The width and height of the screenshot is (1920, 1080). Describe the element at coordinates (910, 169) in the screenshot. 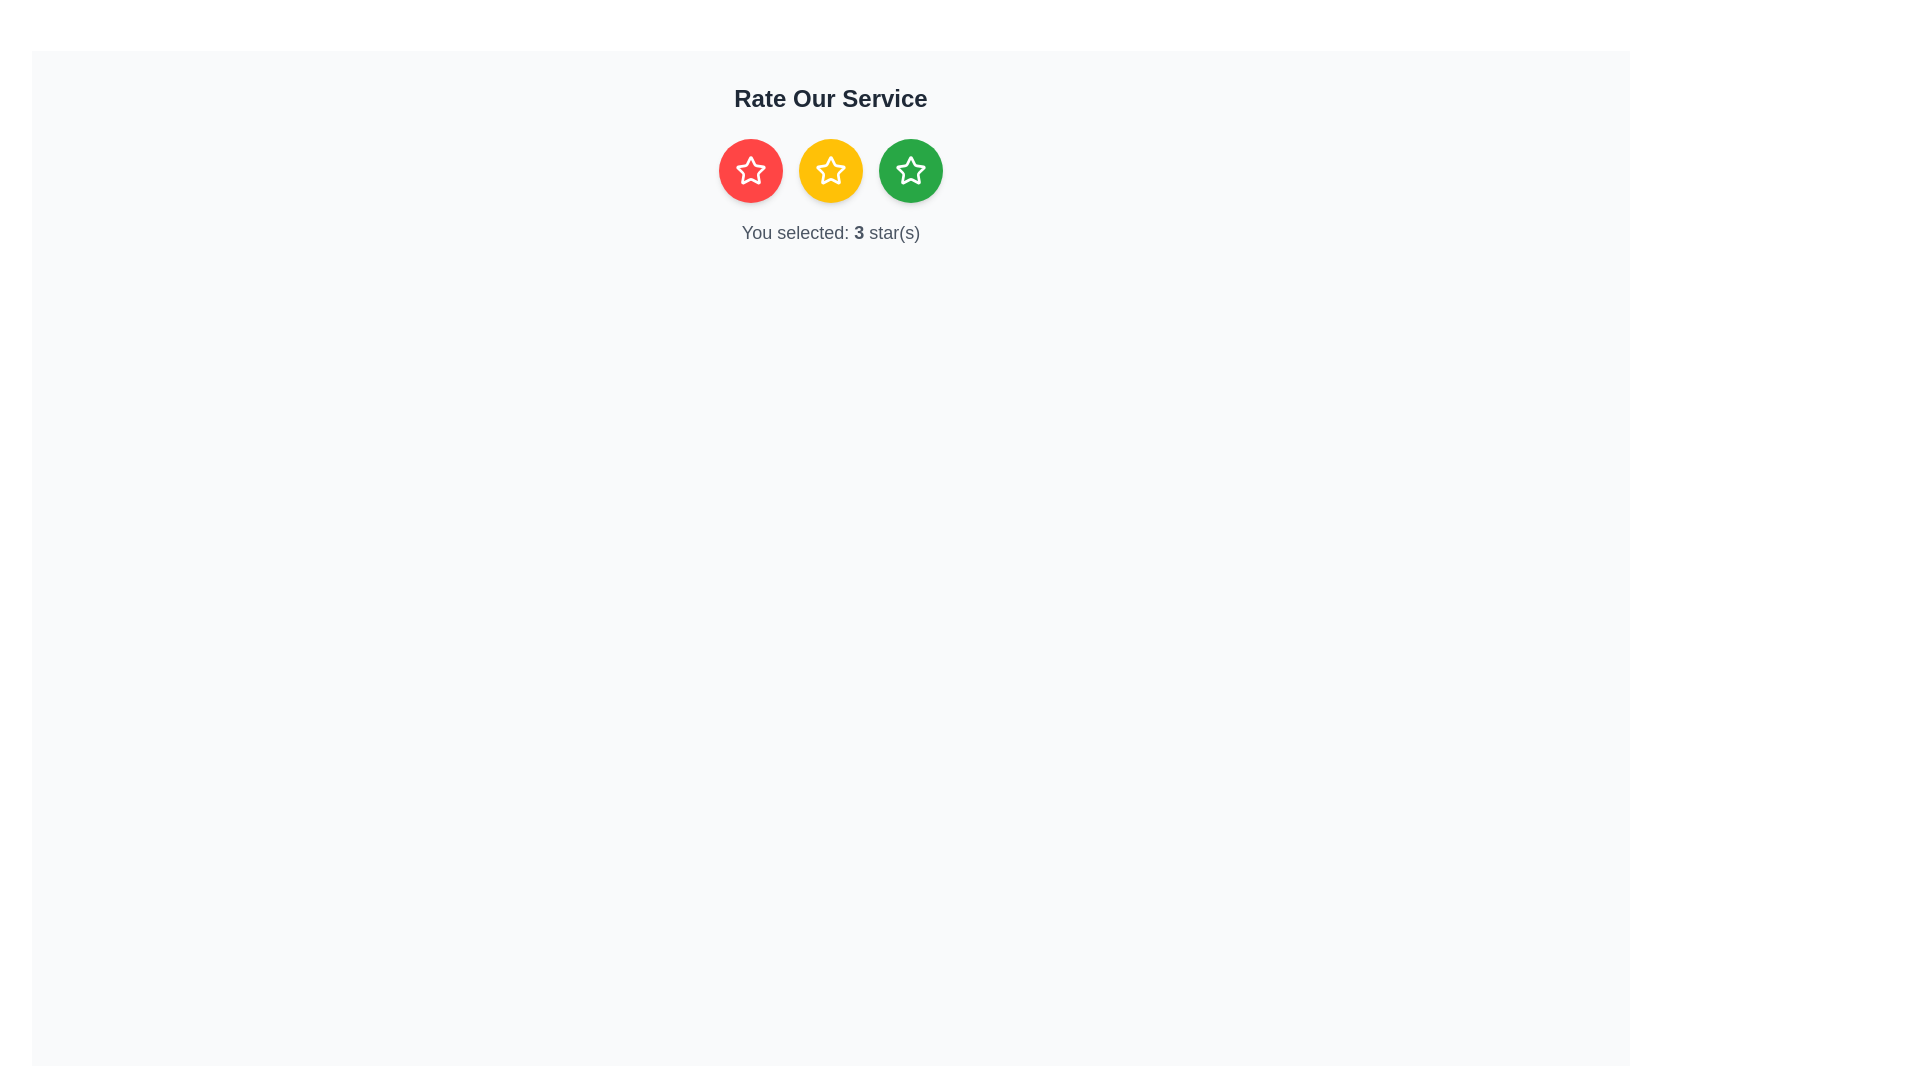

I see `the third star icon in a row of three circle-based icons, which indicates a rating of three stars` at that location.